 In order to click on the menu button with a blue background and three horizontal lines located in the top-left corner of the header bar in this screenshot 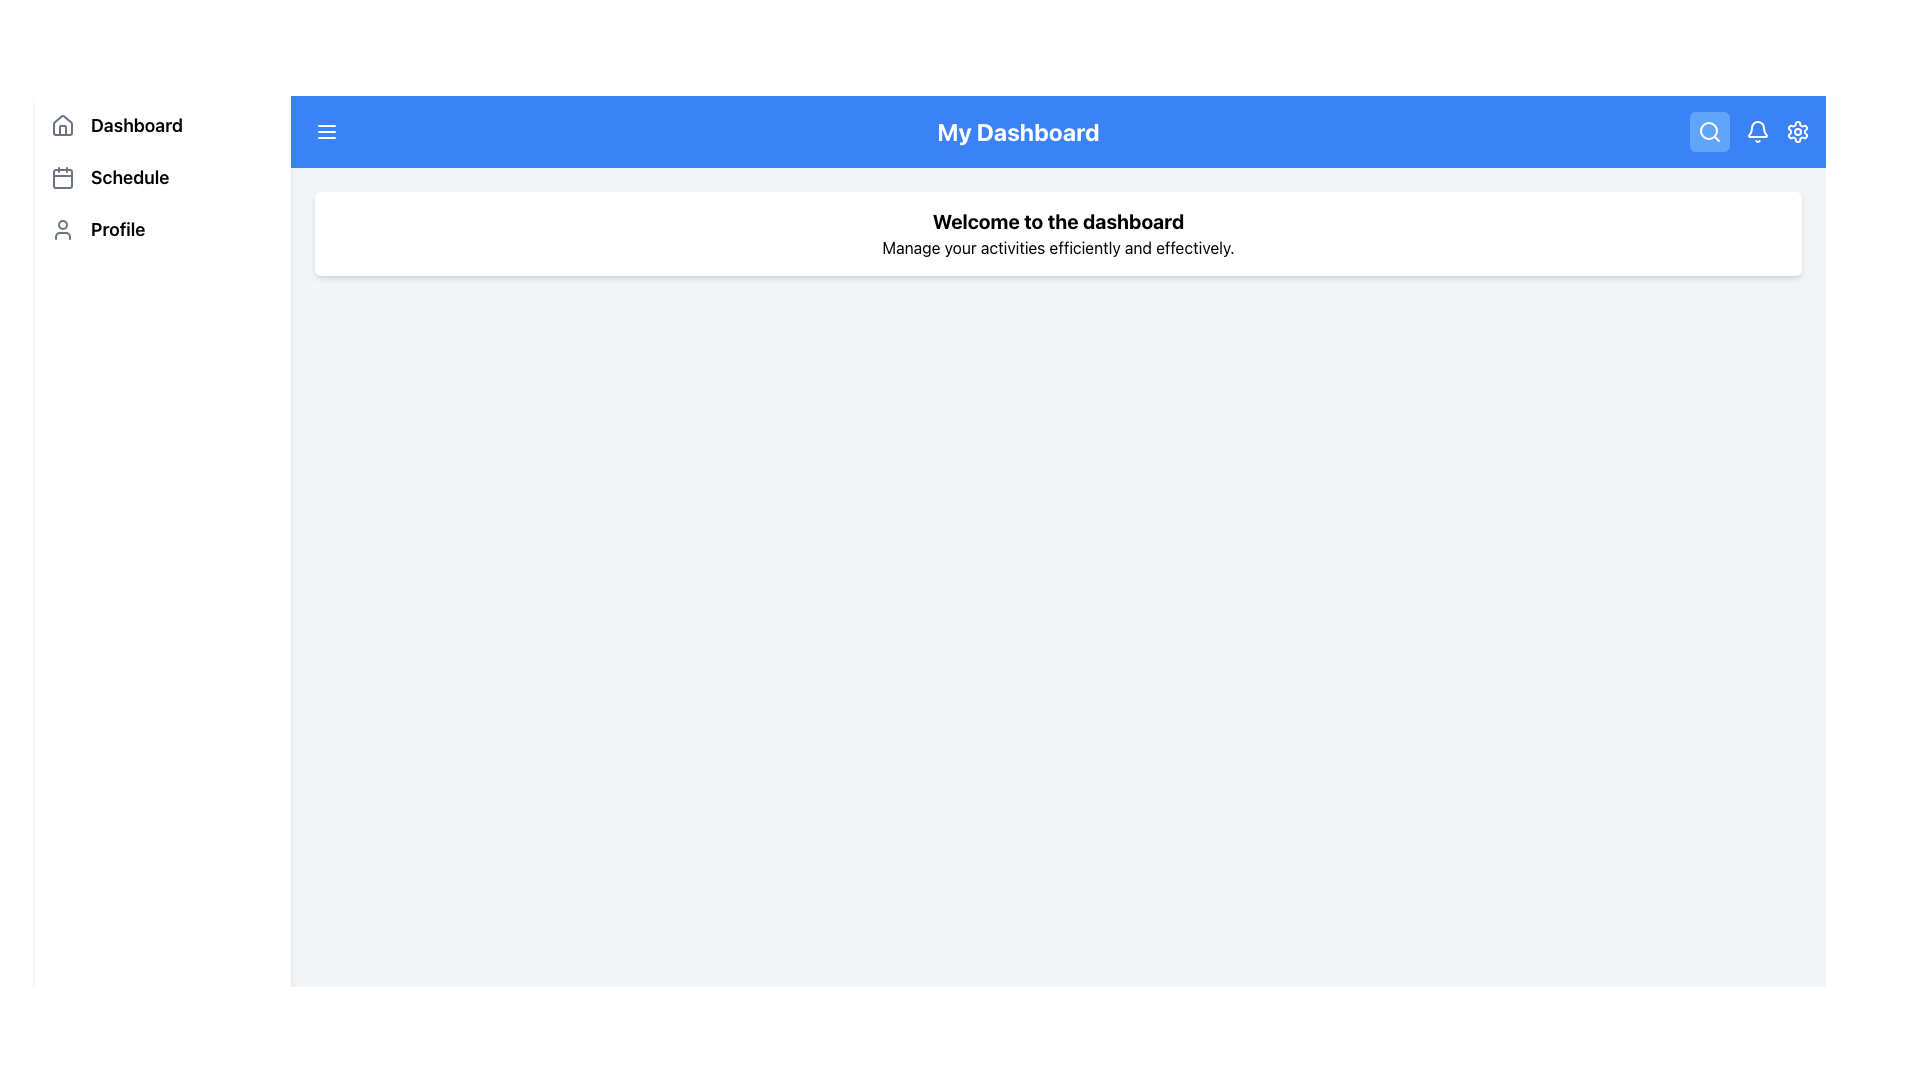, I will do `click(326, 131)`.